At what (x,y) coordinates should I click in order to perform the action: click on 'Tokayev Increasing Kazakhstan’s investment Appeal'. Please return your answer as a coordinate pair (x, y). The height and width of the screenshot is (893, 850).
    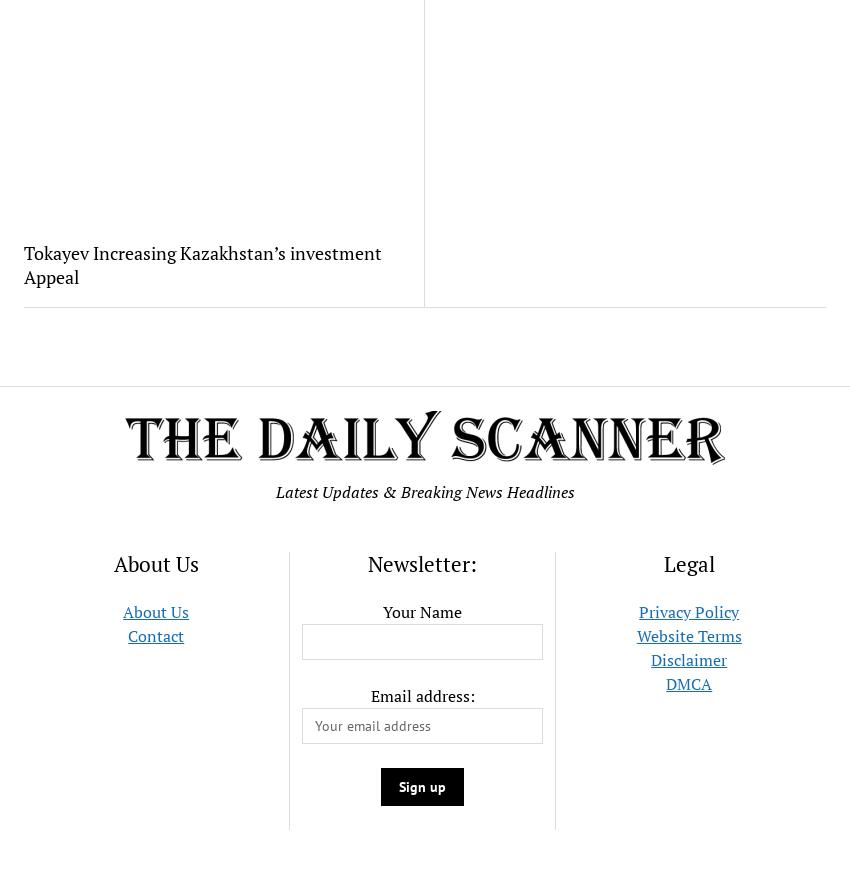
    Looking at the image, I should click on (200, 264).